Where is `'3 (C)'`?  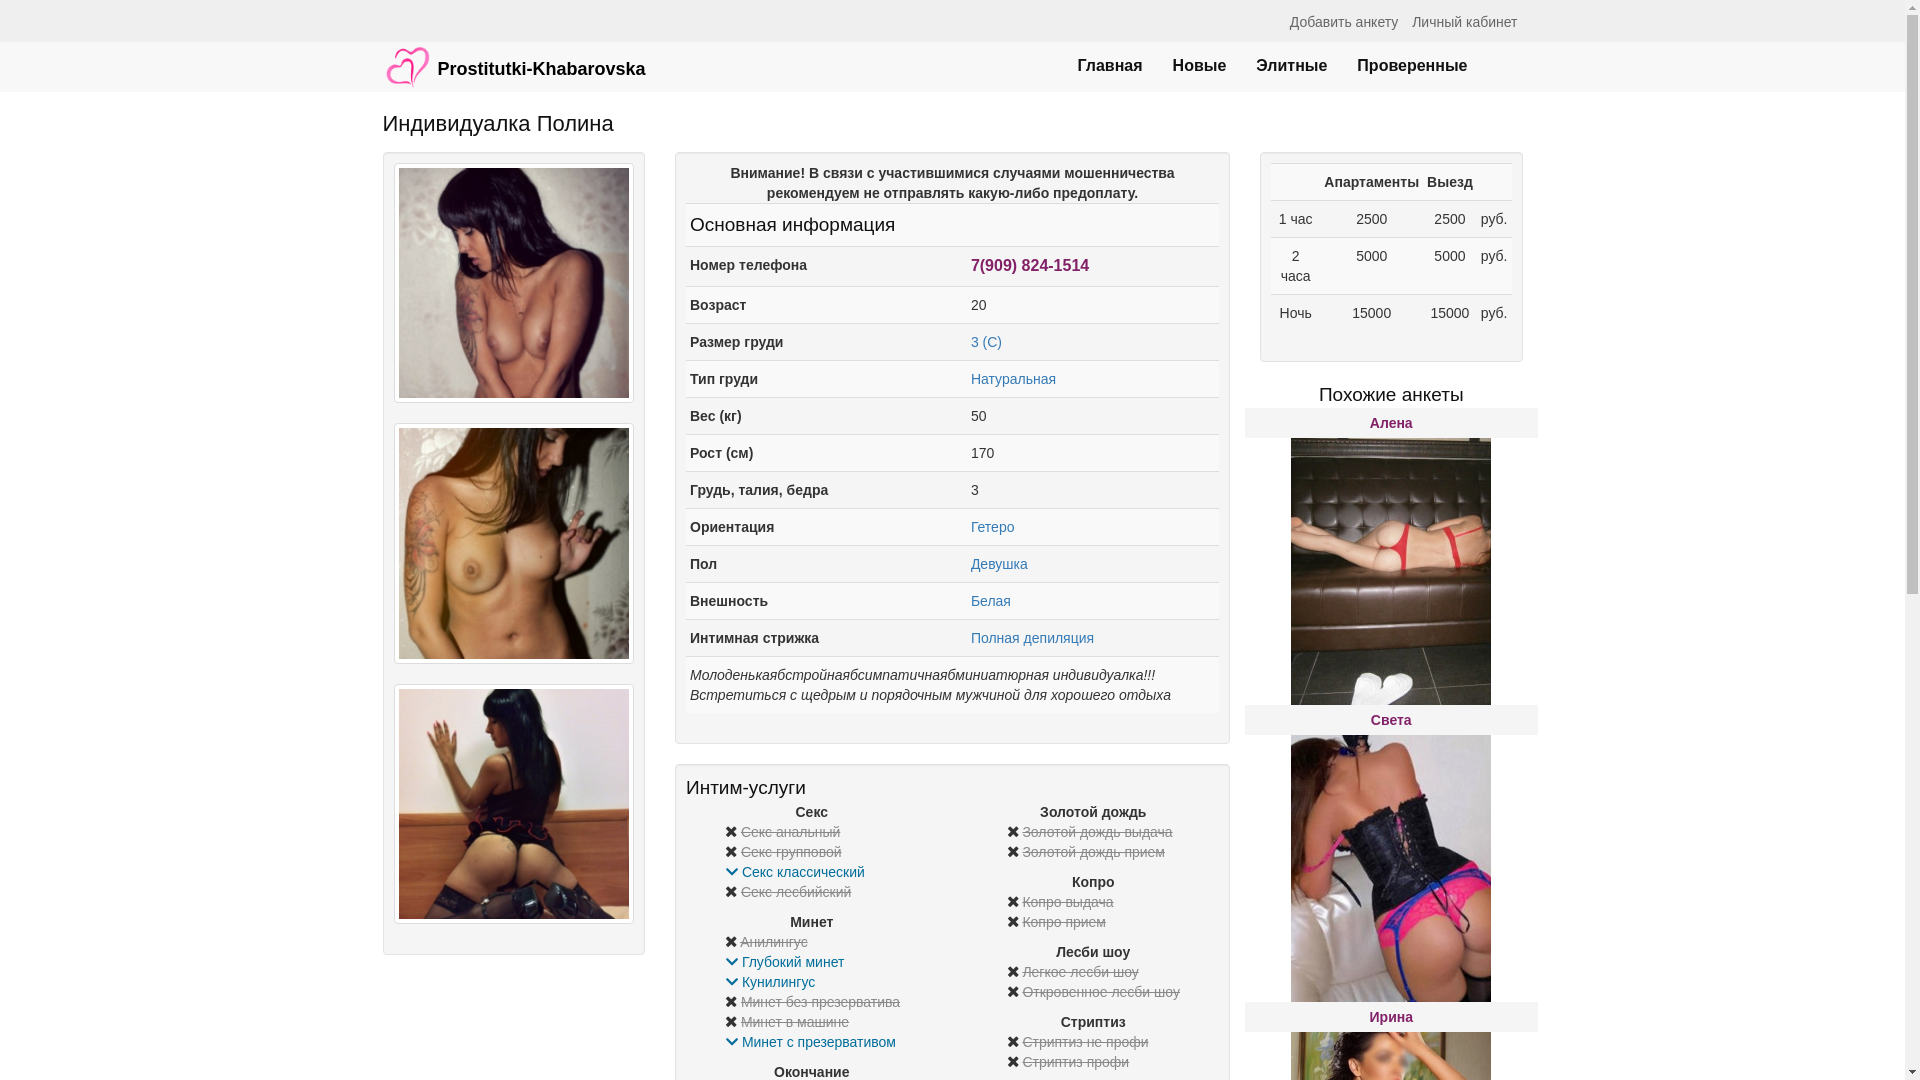 '3 (C)' is located at coordinates (986, 341).